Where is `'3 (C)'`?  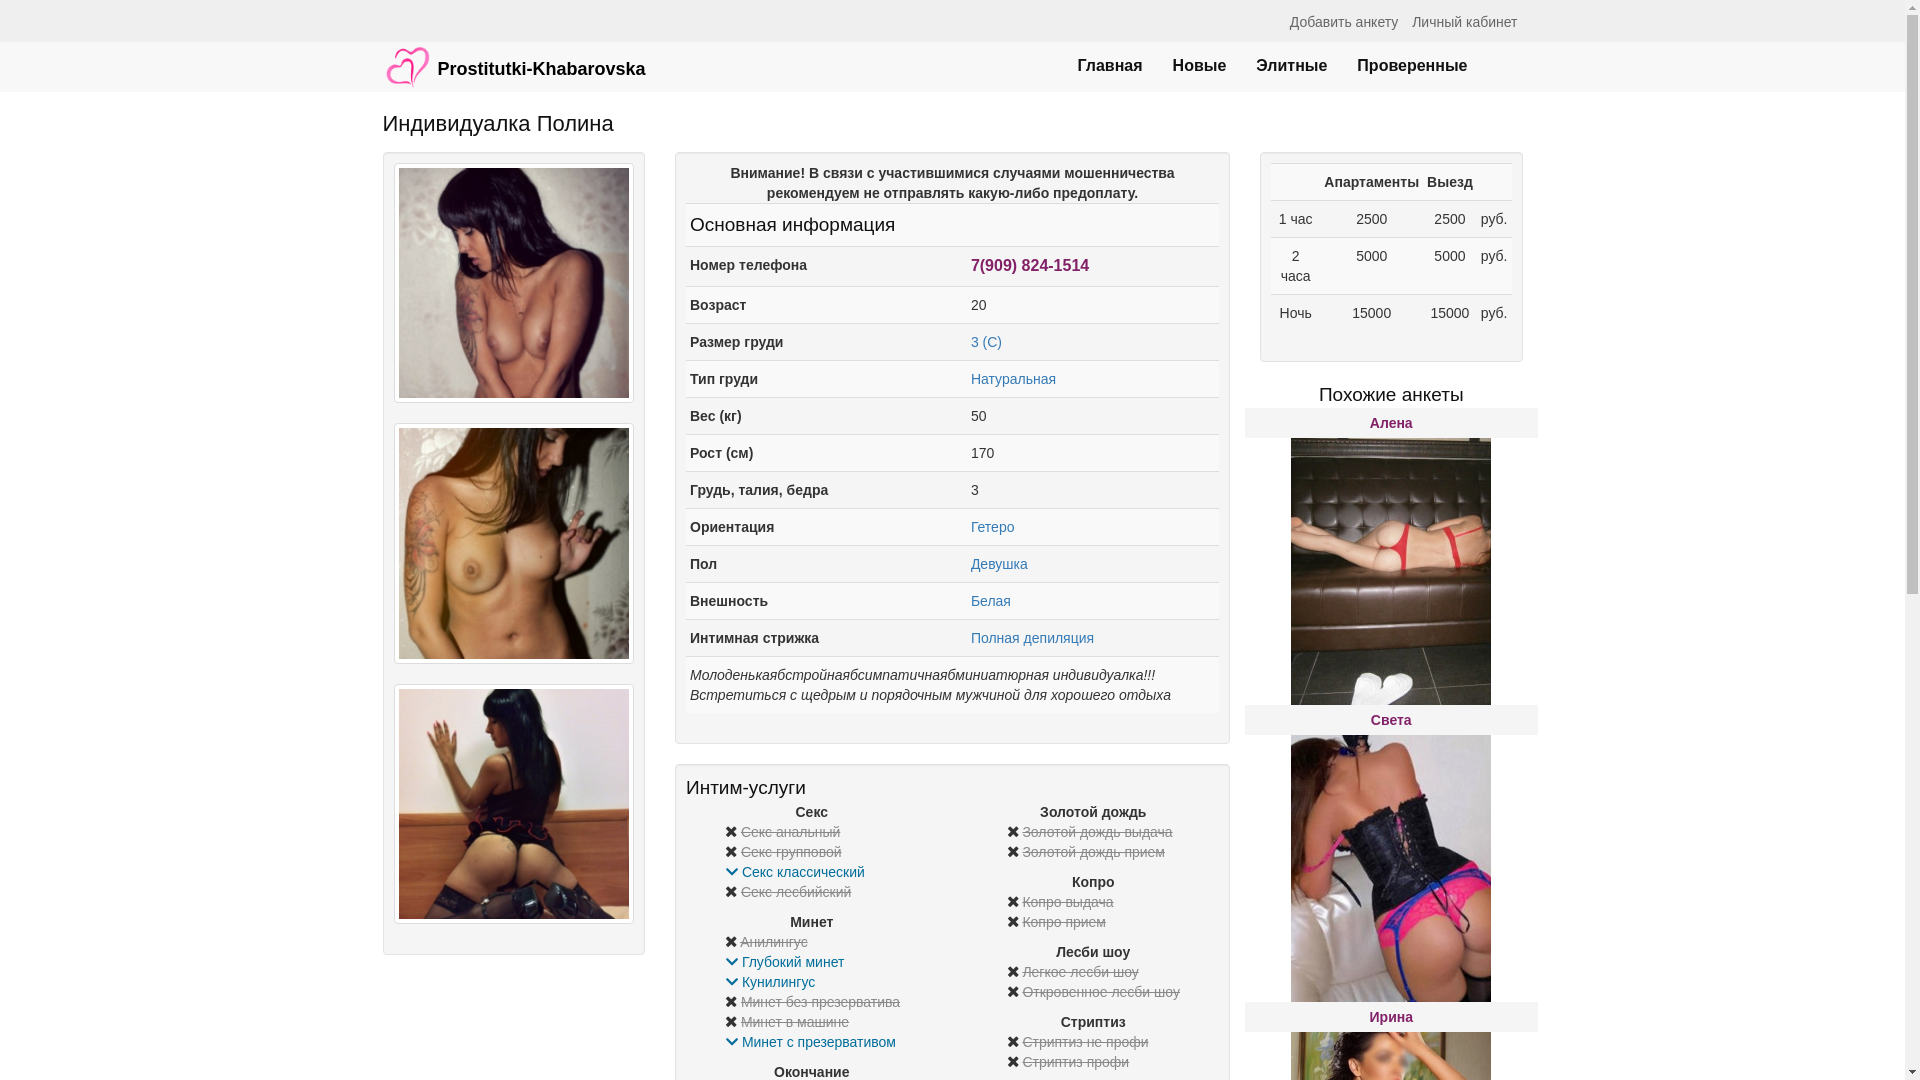 '3 (C)' is located at coordinates (986, 341).